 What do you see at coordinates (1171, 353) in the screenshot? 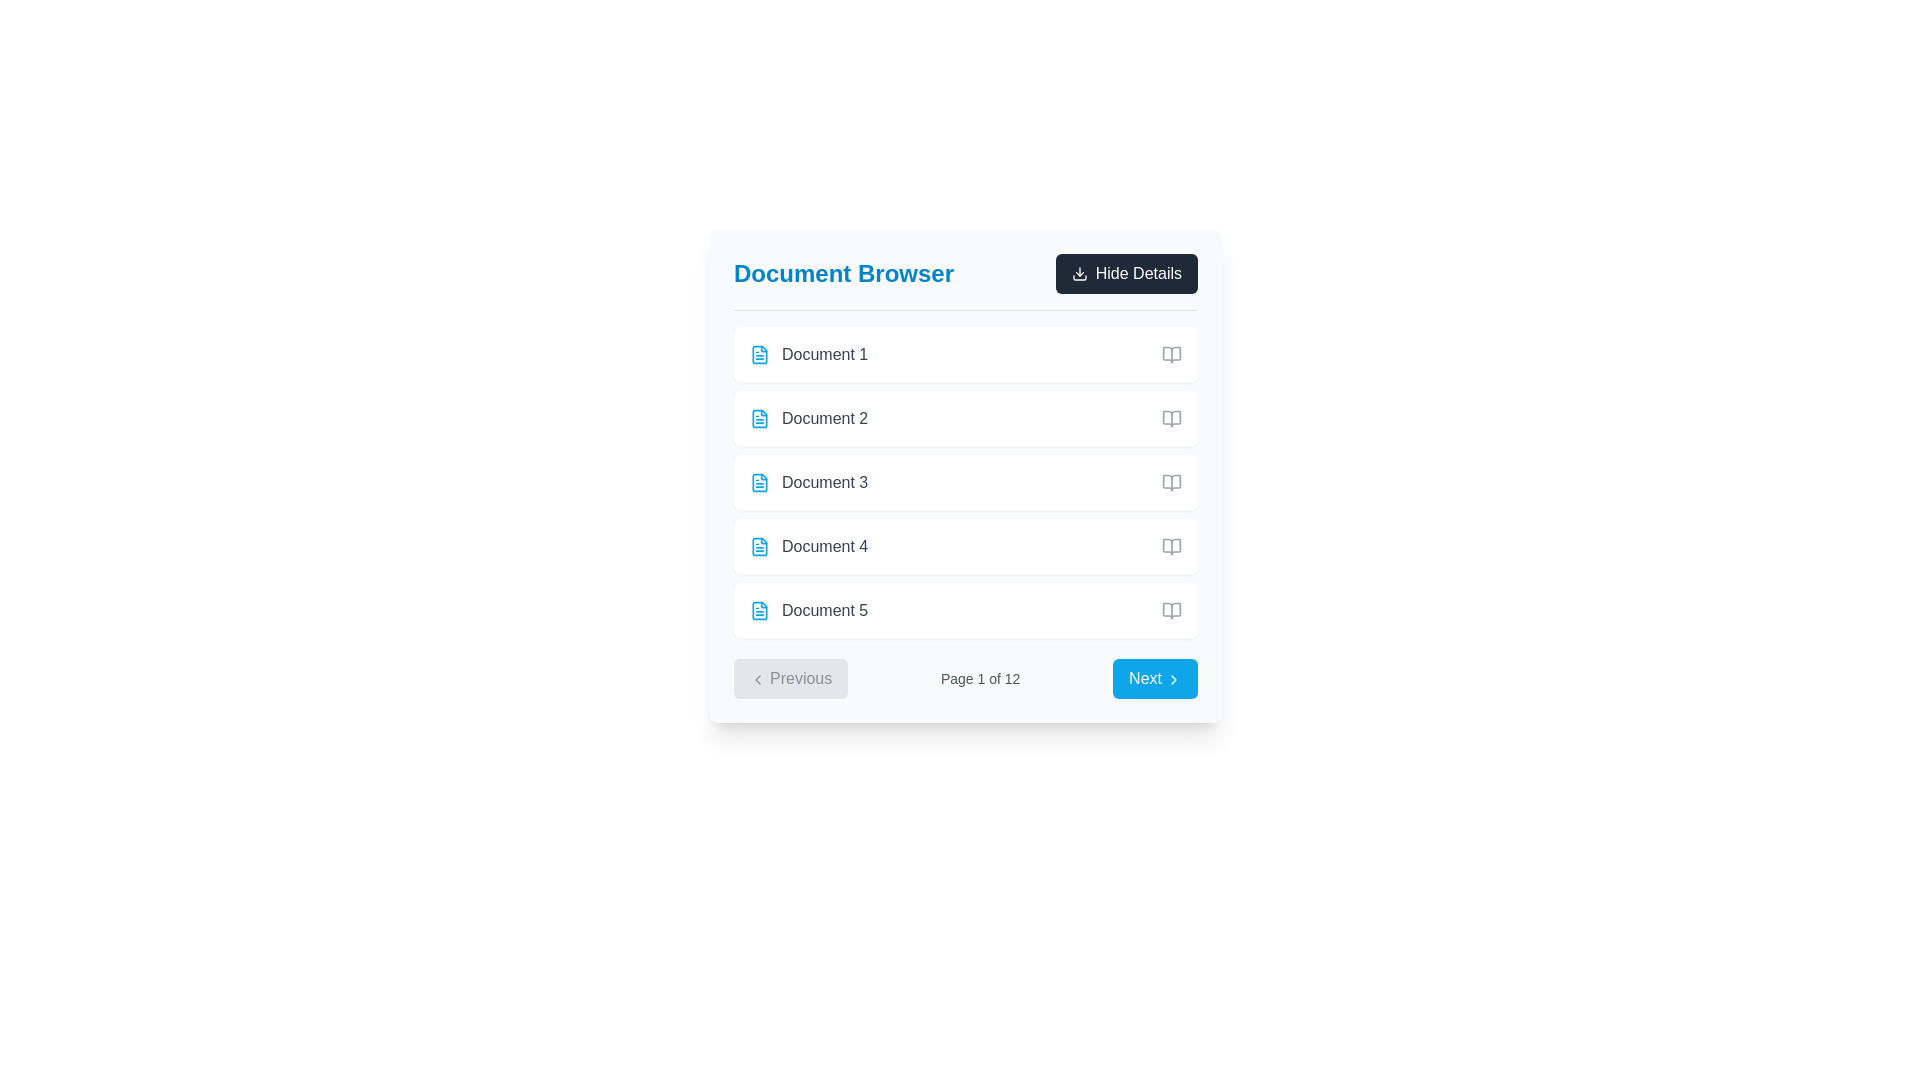
I see `the icon button resembling an open book, located in the first row of the 'Document Browser' panel, rightmost in the row titled 'Document 1', to change its color` at bounding box center [1171, 353].